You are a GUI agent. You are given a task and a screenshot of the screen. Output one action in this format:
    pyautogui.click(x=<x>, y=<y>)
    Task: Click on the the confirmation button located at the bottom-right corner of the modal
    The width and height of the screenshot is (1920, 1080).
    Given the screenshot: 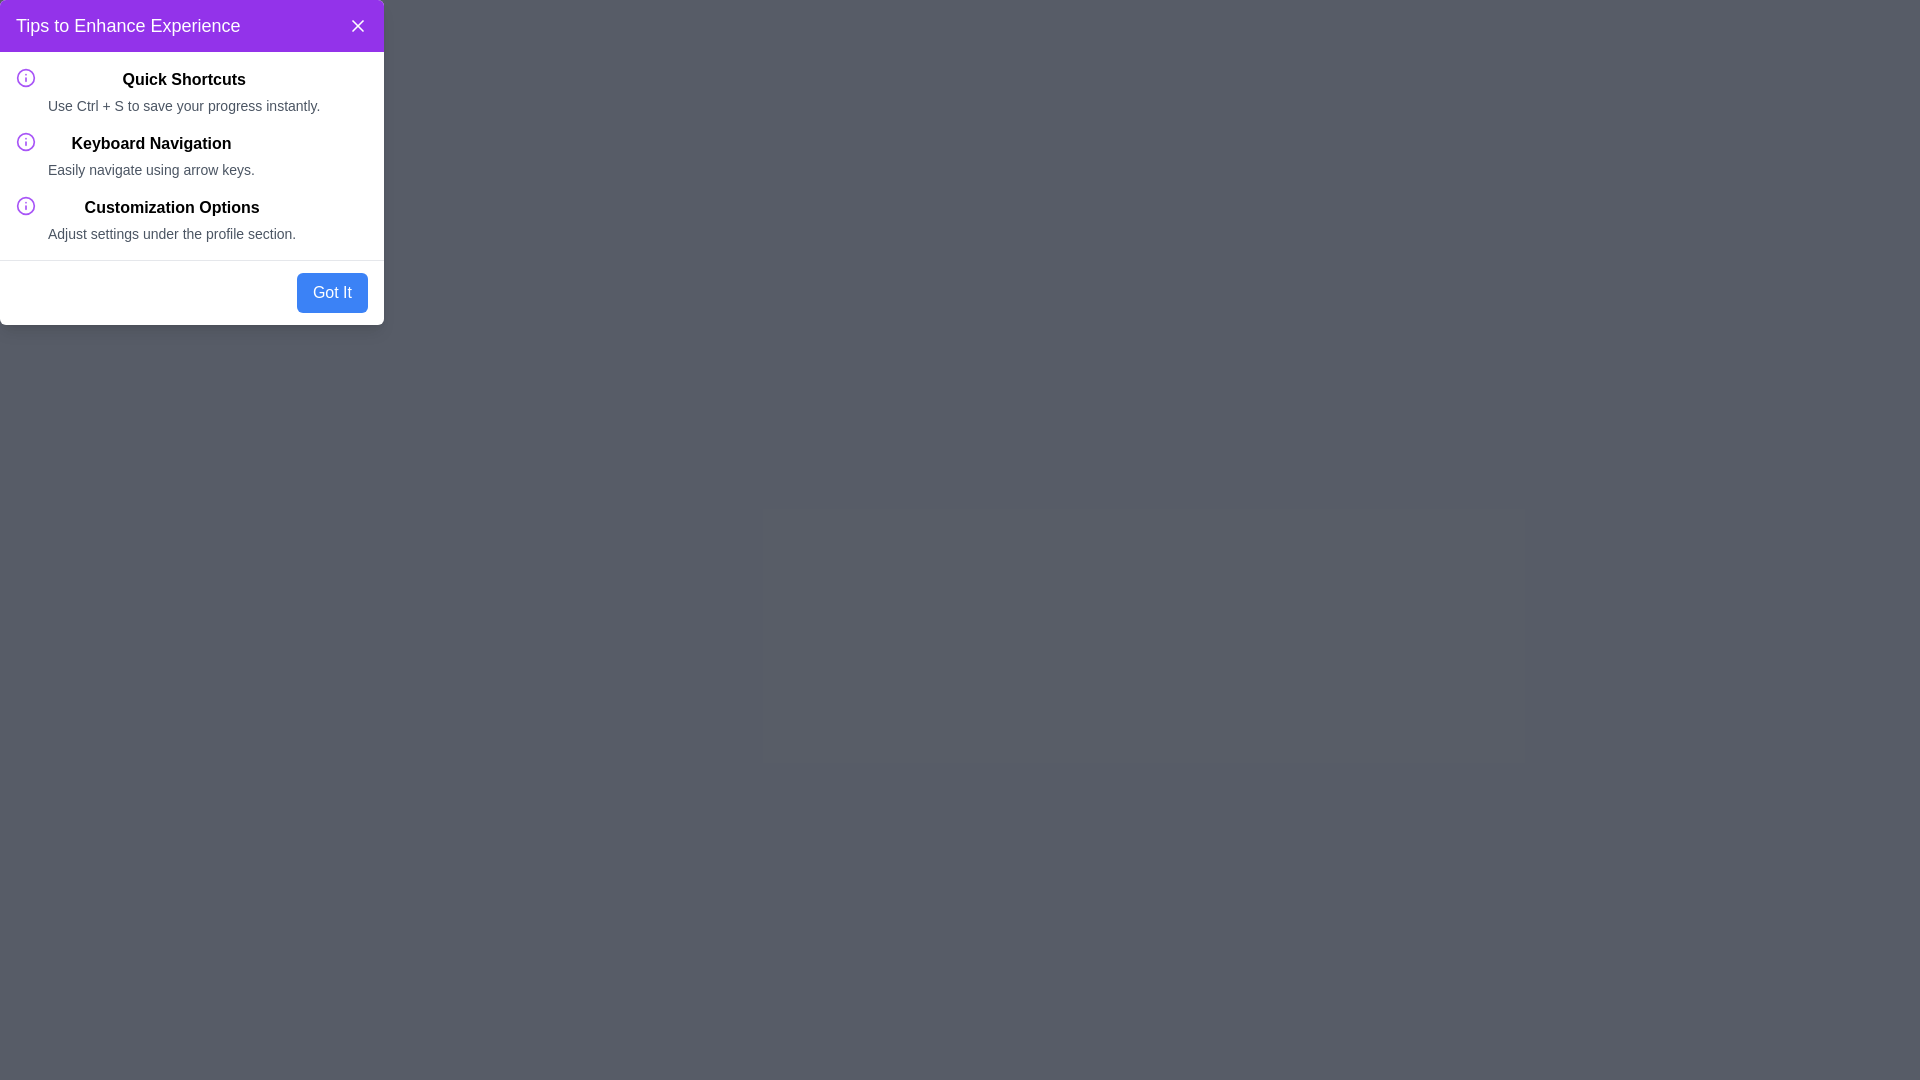 What is the action you would take?
    pyautogui.click(x=332, y=293)
    